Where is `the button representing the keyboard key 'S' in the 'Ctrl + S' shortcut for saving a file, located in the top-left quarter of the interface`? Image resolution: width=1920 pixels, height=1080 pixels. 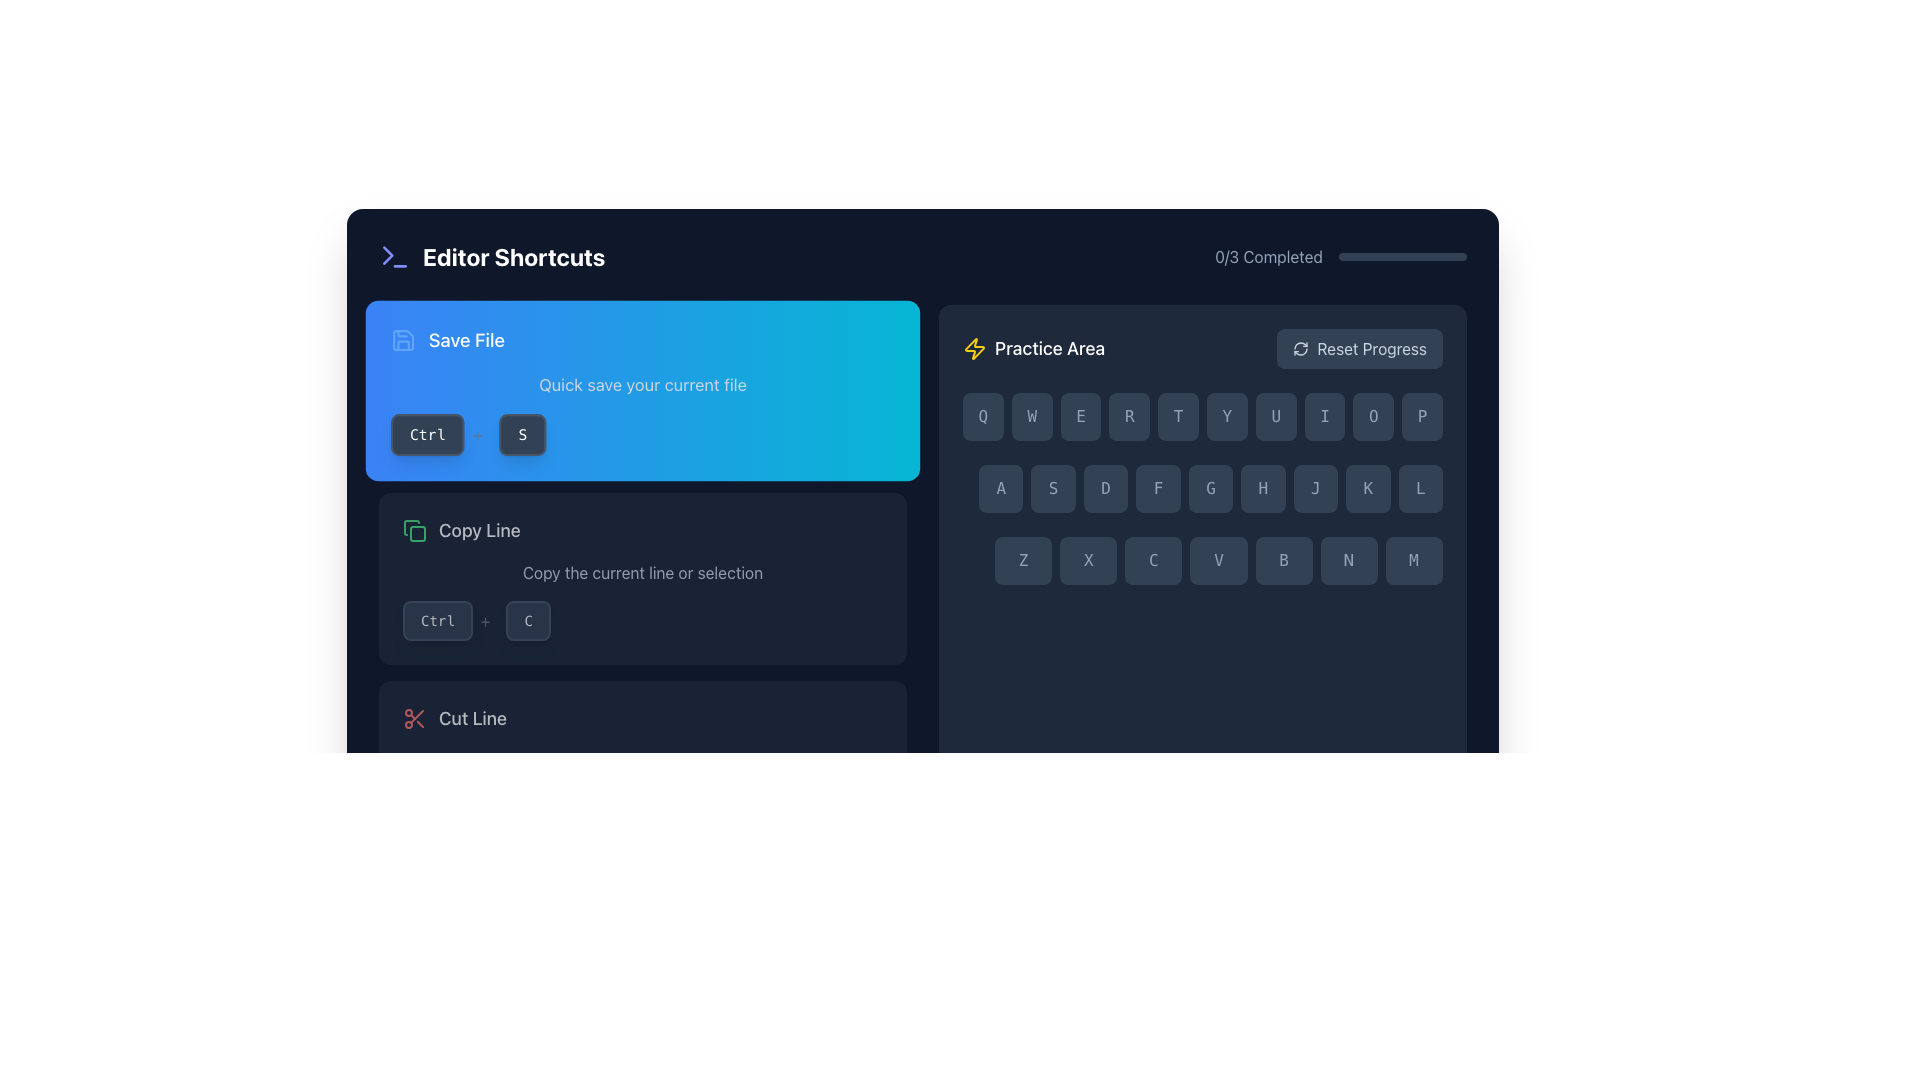
the button representing the keyboard key 'S' in the 'Ctrl + S' shortcut for saving a file, located in the top-left quarter of the interface is located at coordinates (523, 434).